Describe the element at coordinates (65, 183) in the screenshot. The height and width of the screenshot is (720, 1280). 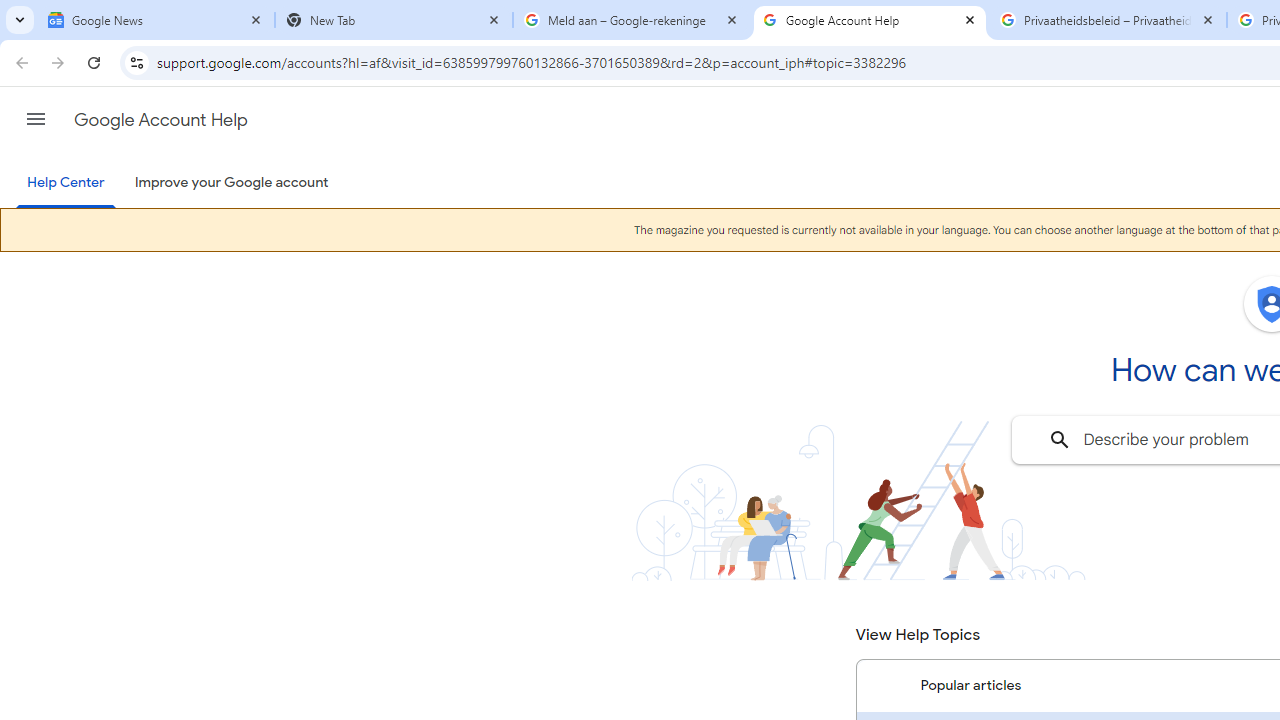
I see `'Help Center'` at that location.